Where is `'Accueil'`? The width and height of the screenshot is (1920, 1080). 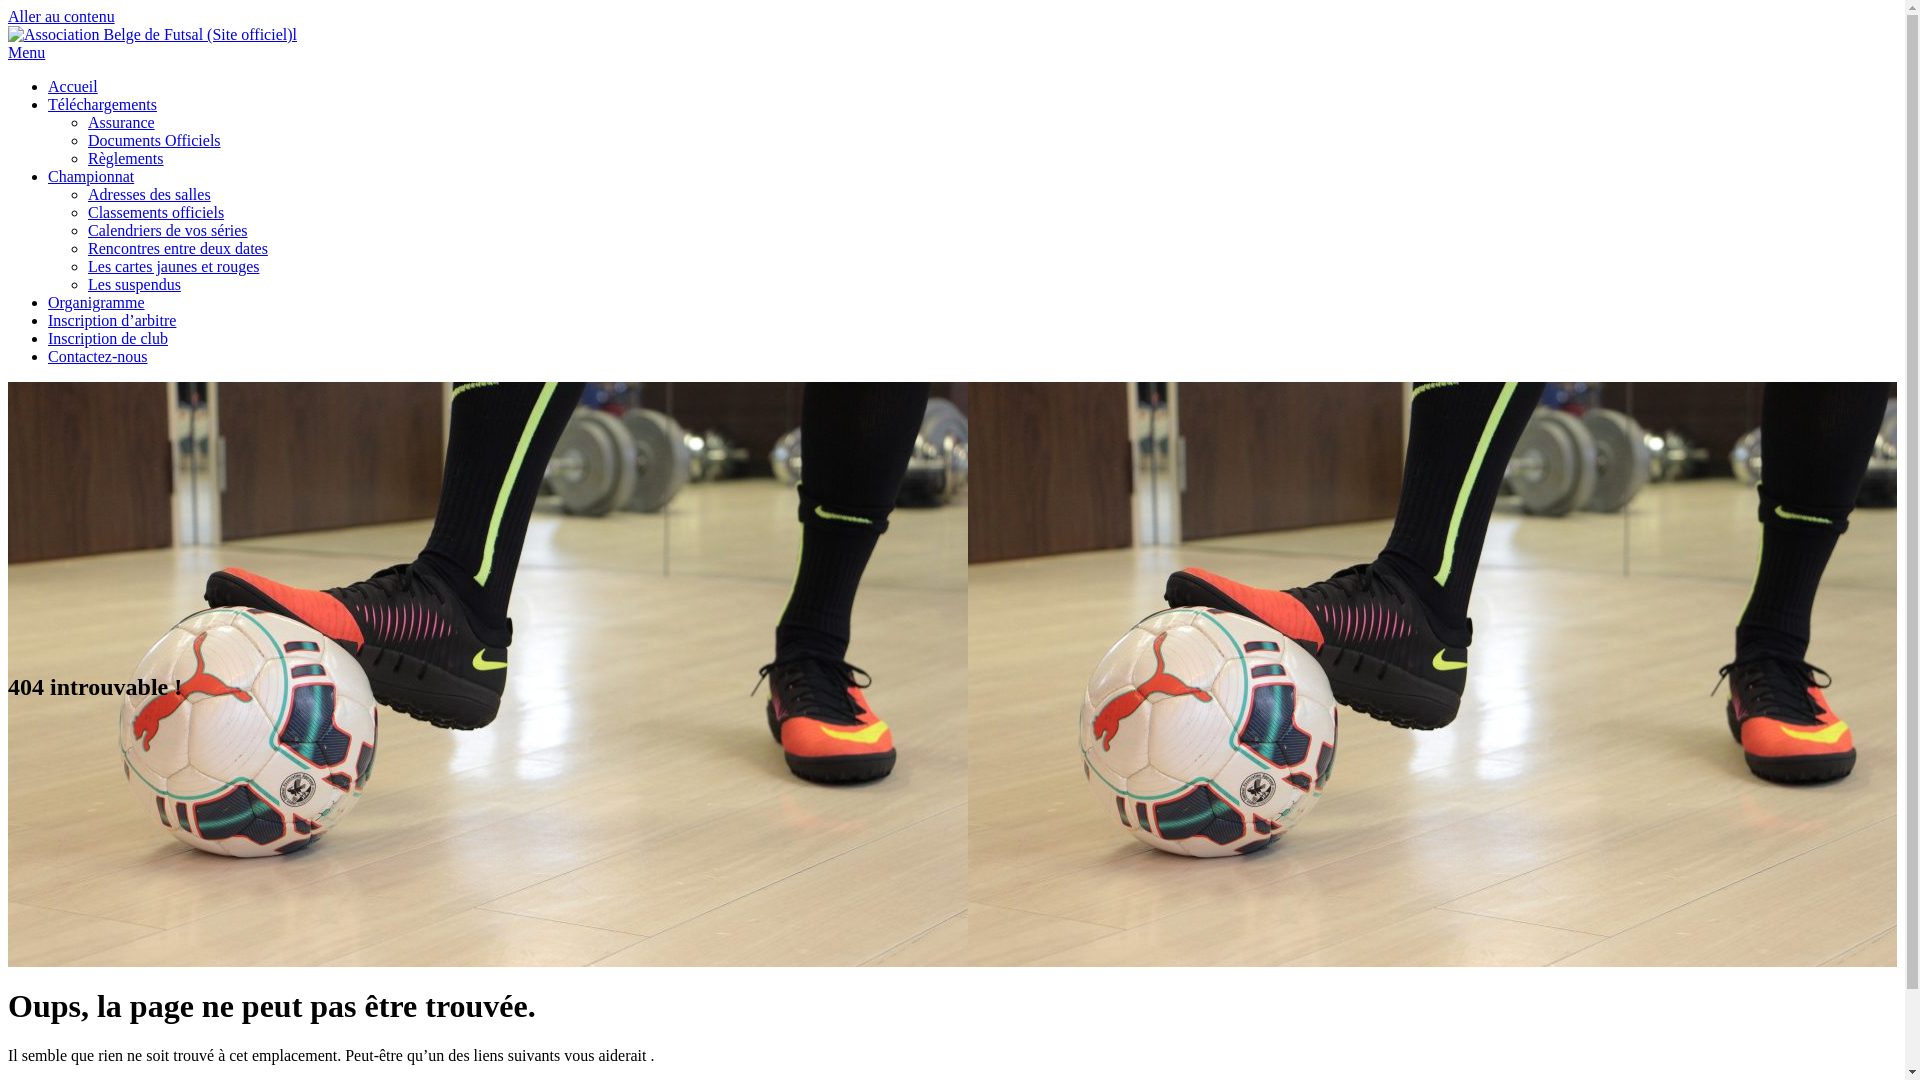
'Accueil' is located at coordinates (48, 85).